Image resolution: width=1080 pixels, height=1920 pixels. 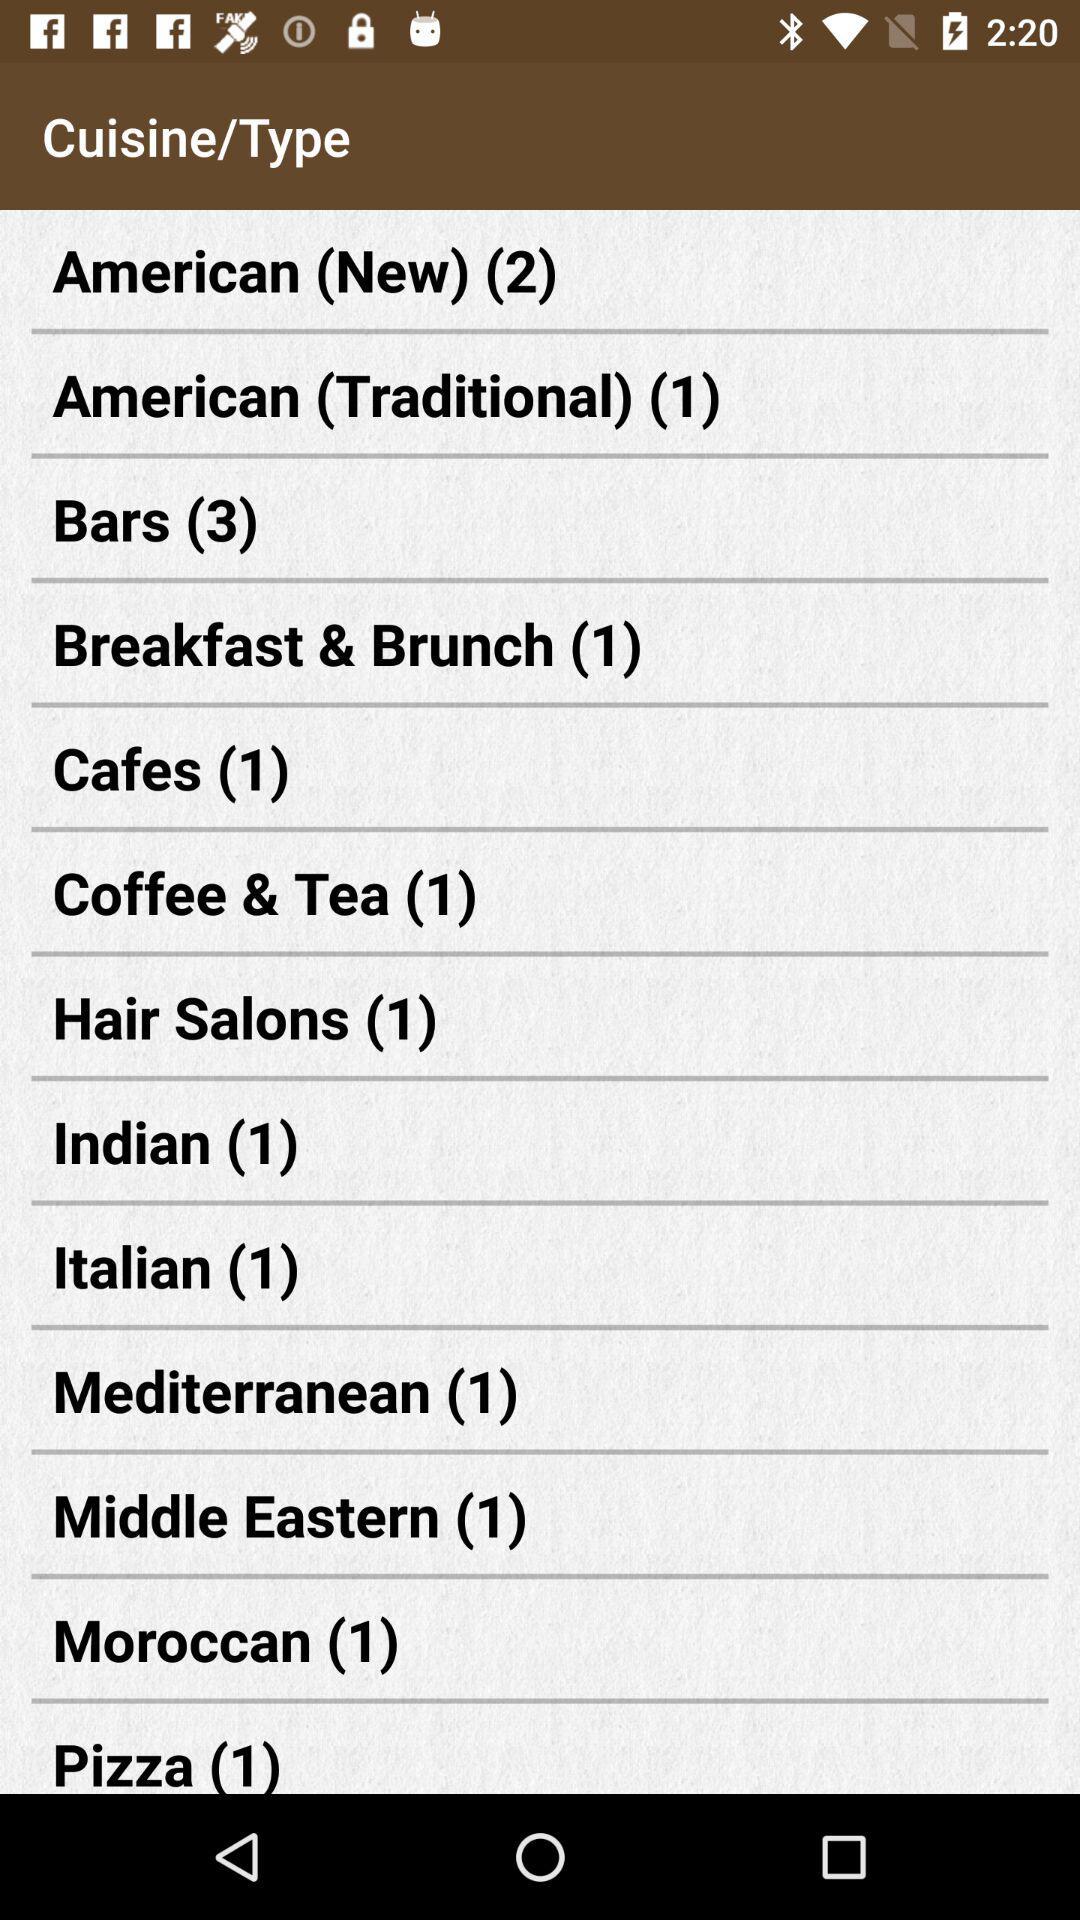 What do you see at coordinates (540, 1141) in the screenshot?
I see `icon below the hair salons (1) icon` at bounding box center [540, 1141].